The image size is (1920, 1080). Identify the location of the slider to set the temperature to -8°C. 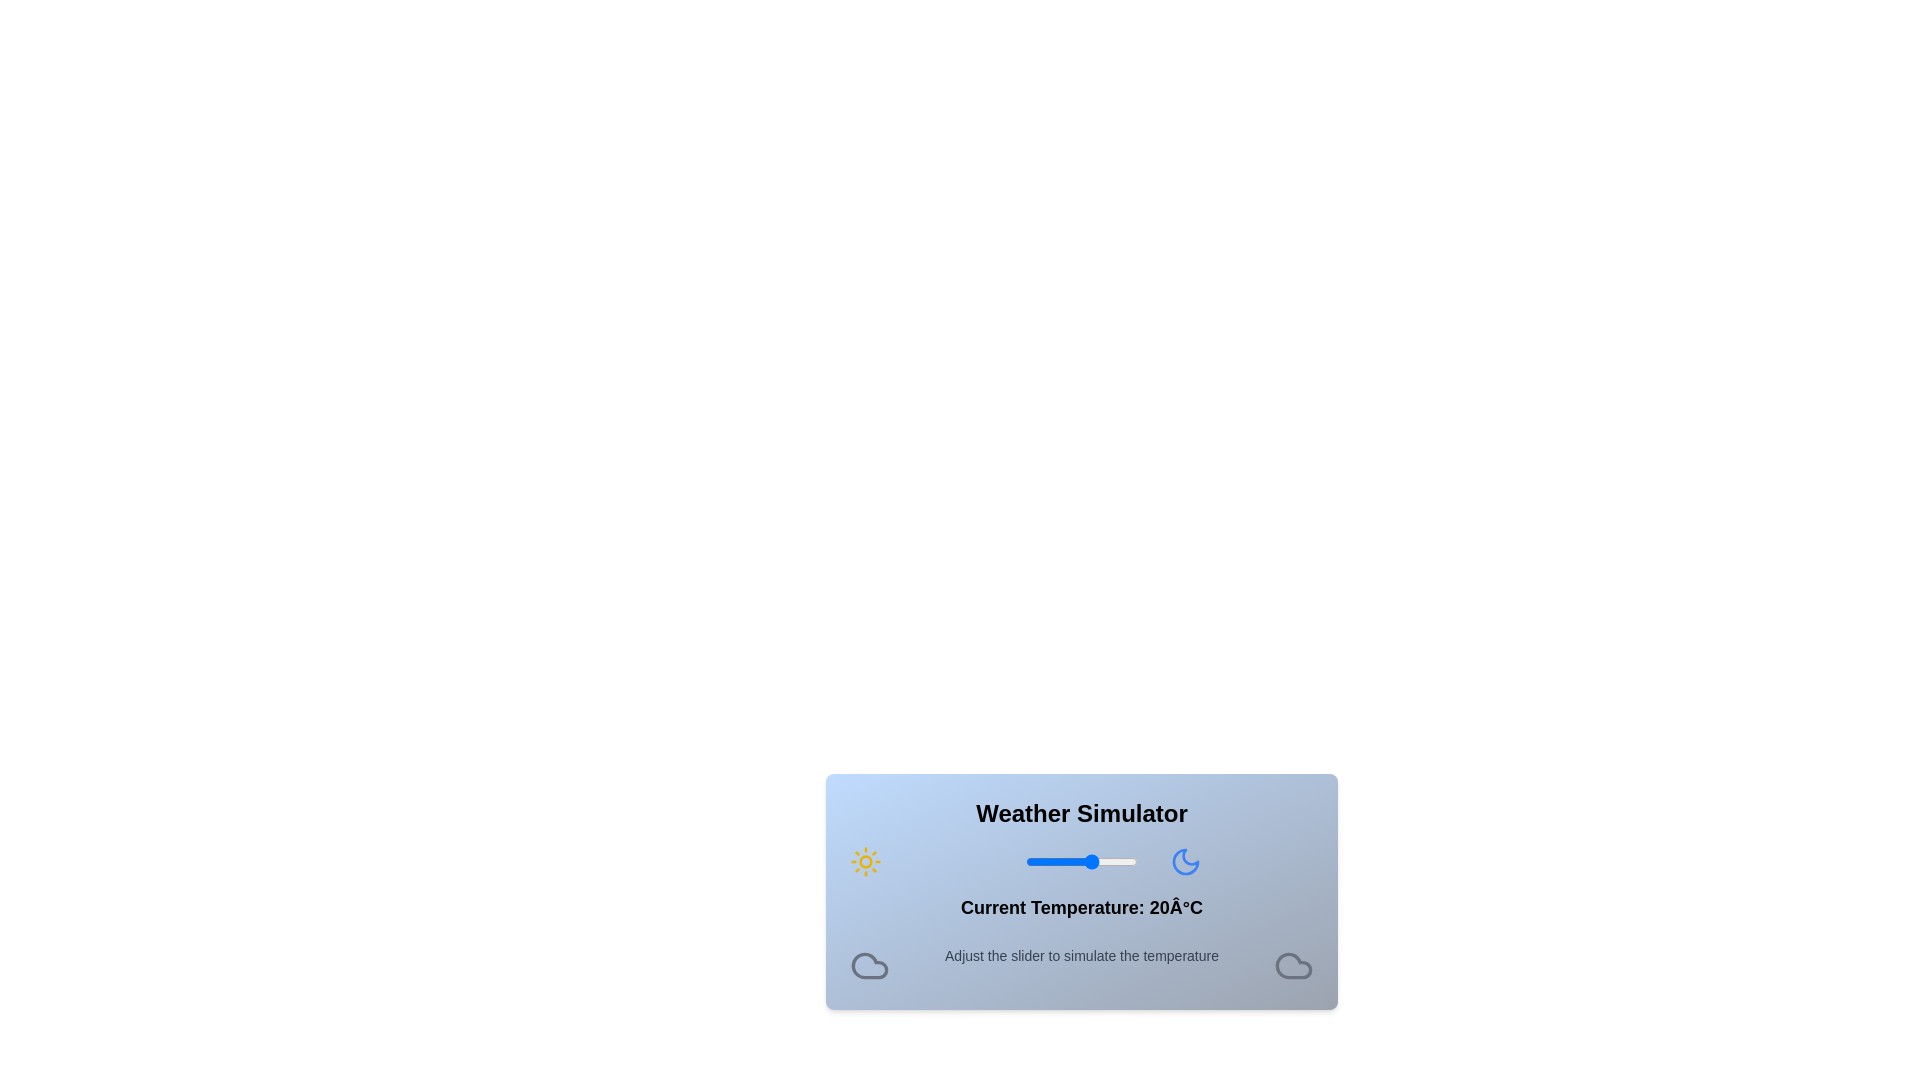
(1030, 860).